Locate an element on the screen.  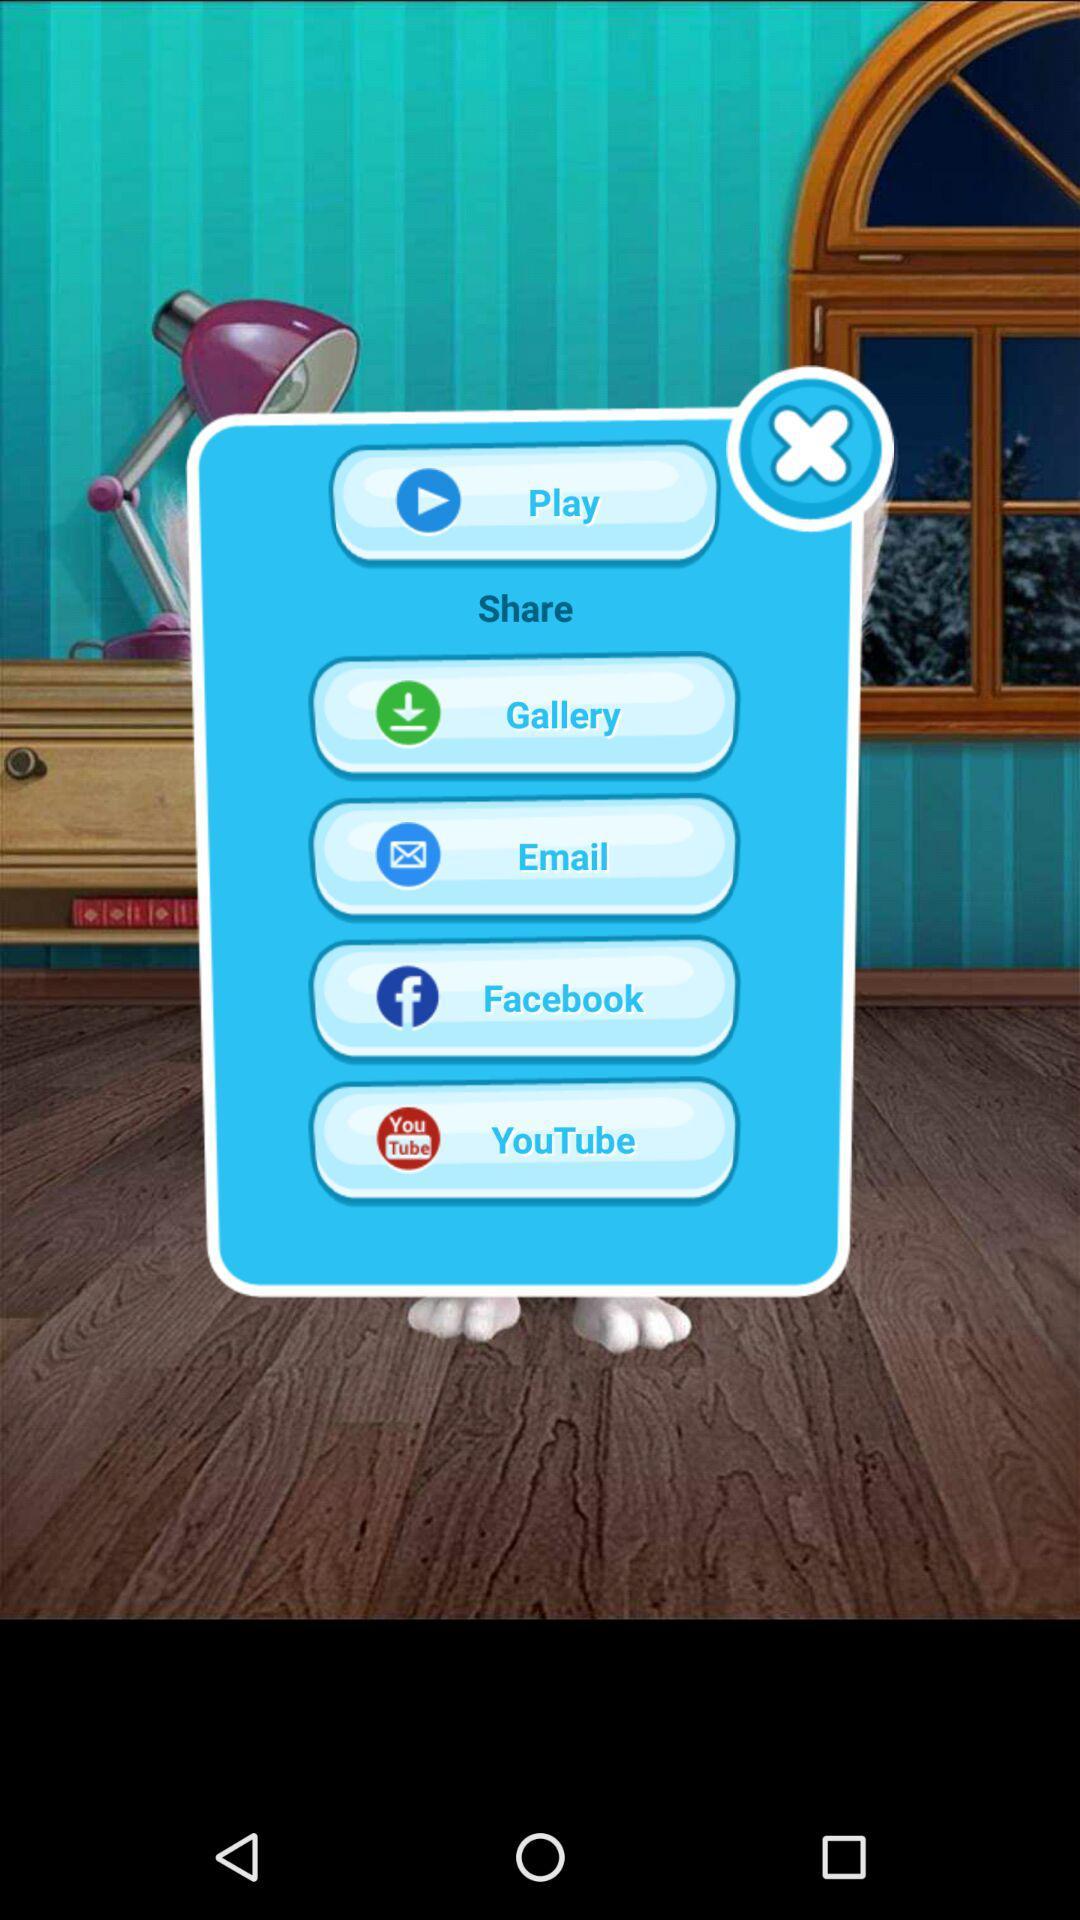
the close icon is located at coordinates (810, 480).